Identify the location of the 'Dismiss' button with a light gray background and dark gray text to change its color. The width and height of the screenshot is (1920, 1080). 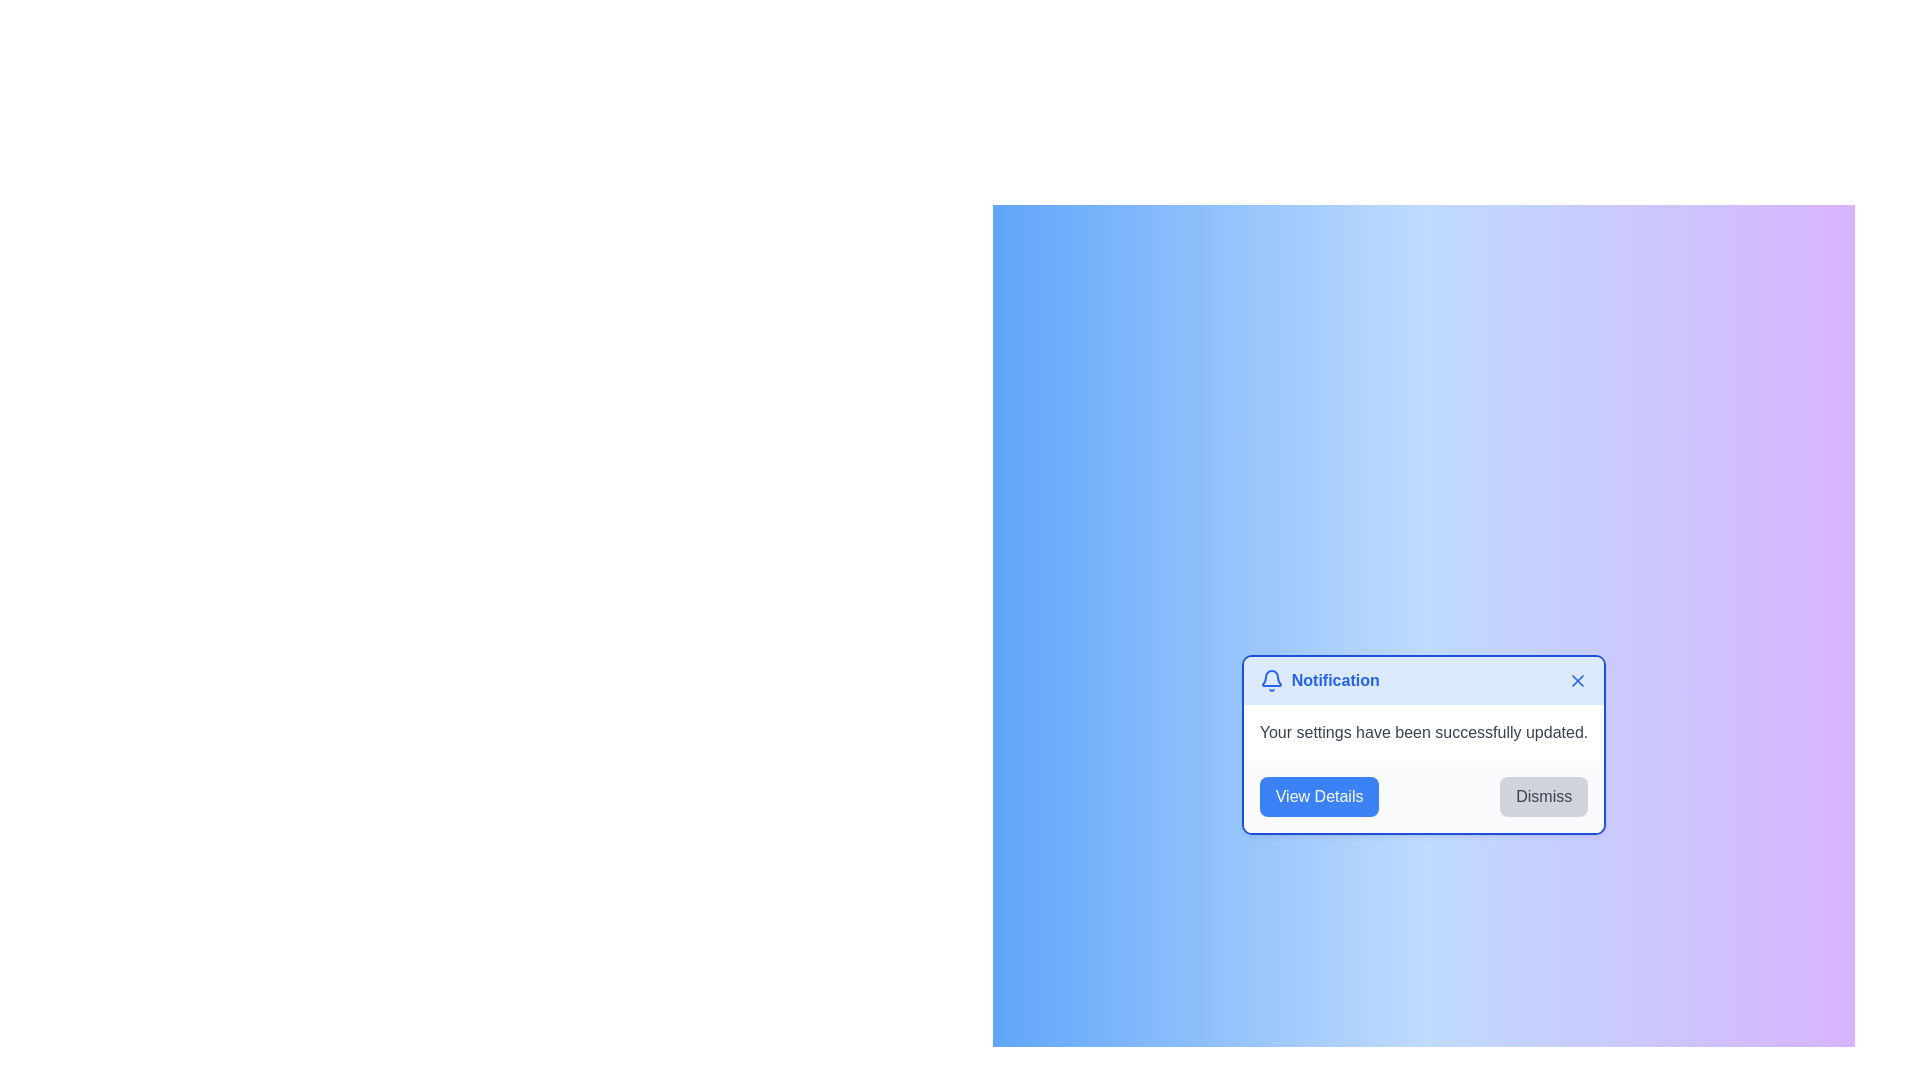
(1543, 796).